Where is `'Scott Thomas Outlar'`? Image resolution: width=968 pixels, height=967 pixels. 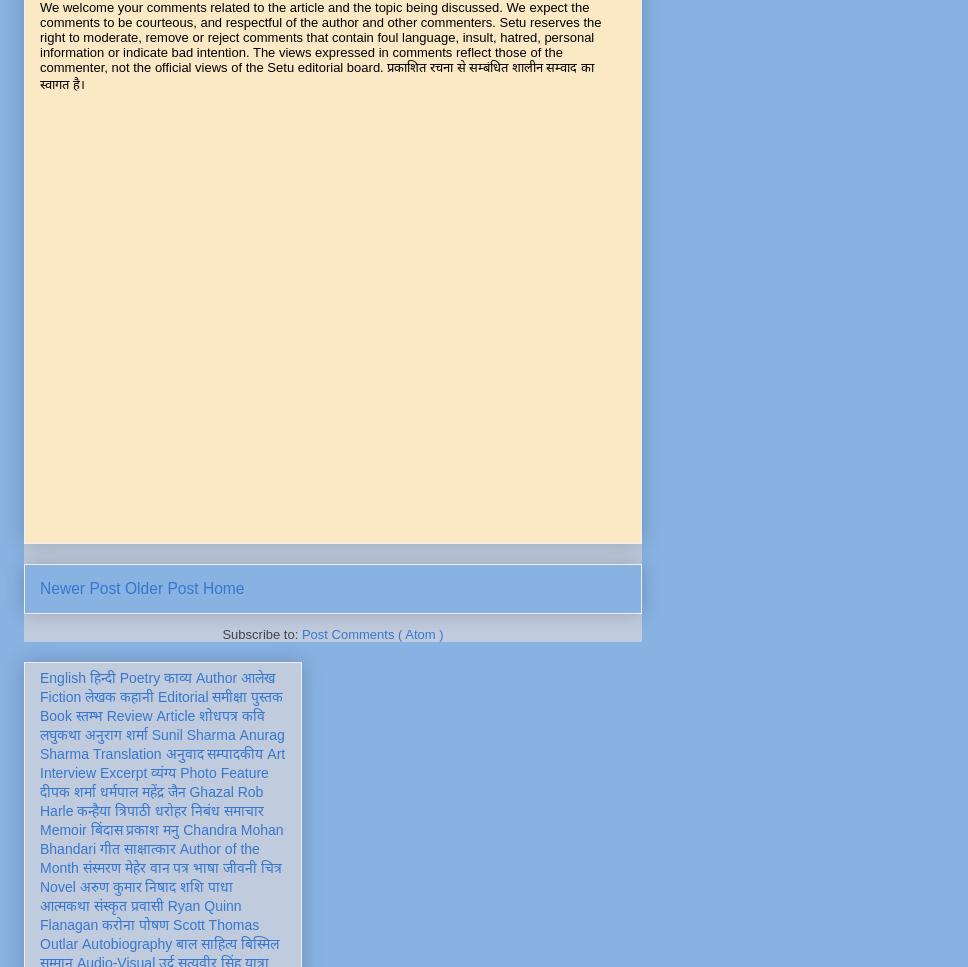
'Scott Thomas Outlar' is located at coordinates (148, 932).